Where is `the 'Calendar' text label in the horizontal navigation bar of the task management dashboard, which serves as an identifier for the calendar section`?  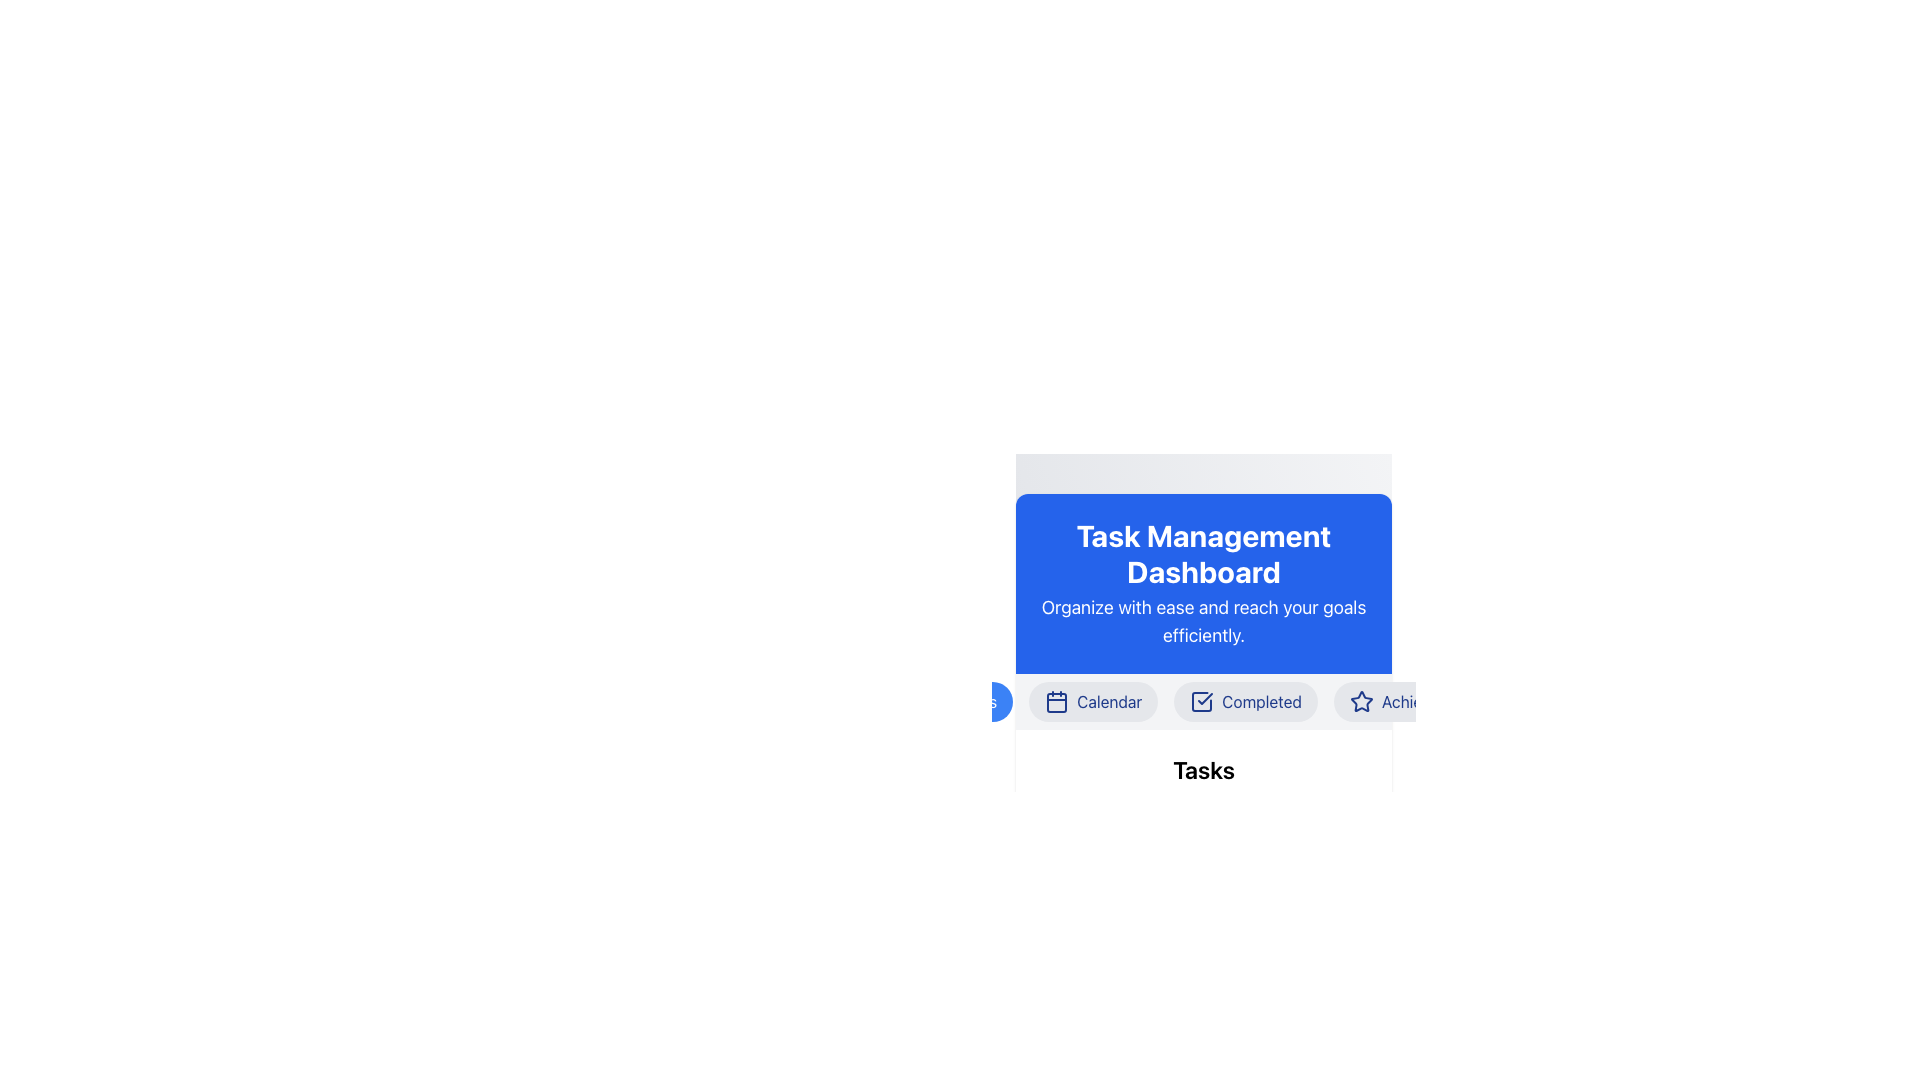
the 'Calendar' text label in the horizontal navigation bar of the task management dashboard, which serves as an identifier for the calendar section is located at coordinates (1108, 701).